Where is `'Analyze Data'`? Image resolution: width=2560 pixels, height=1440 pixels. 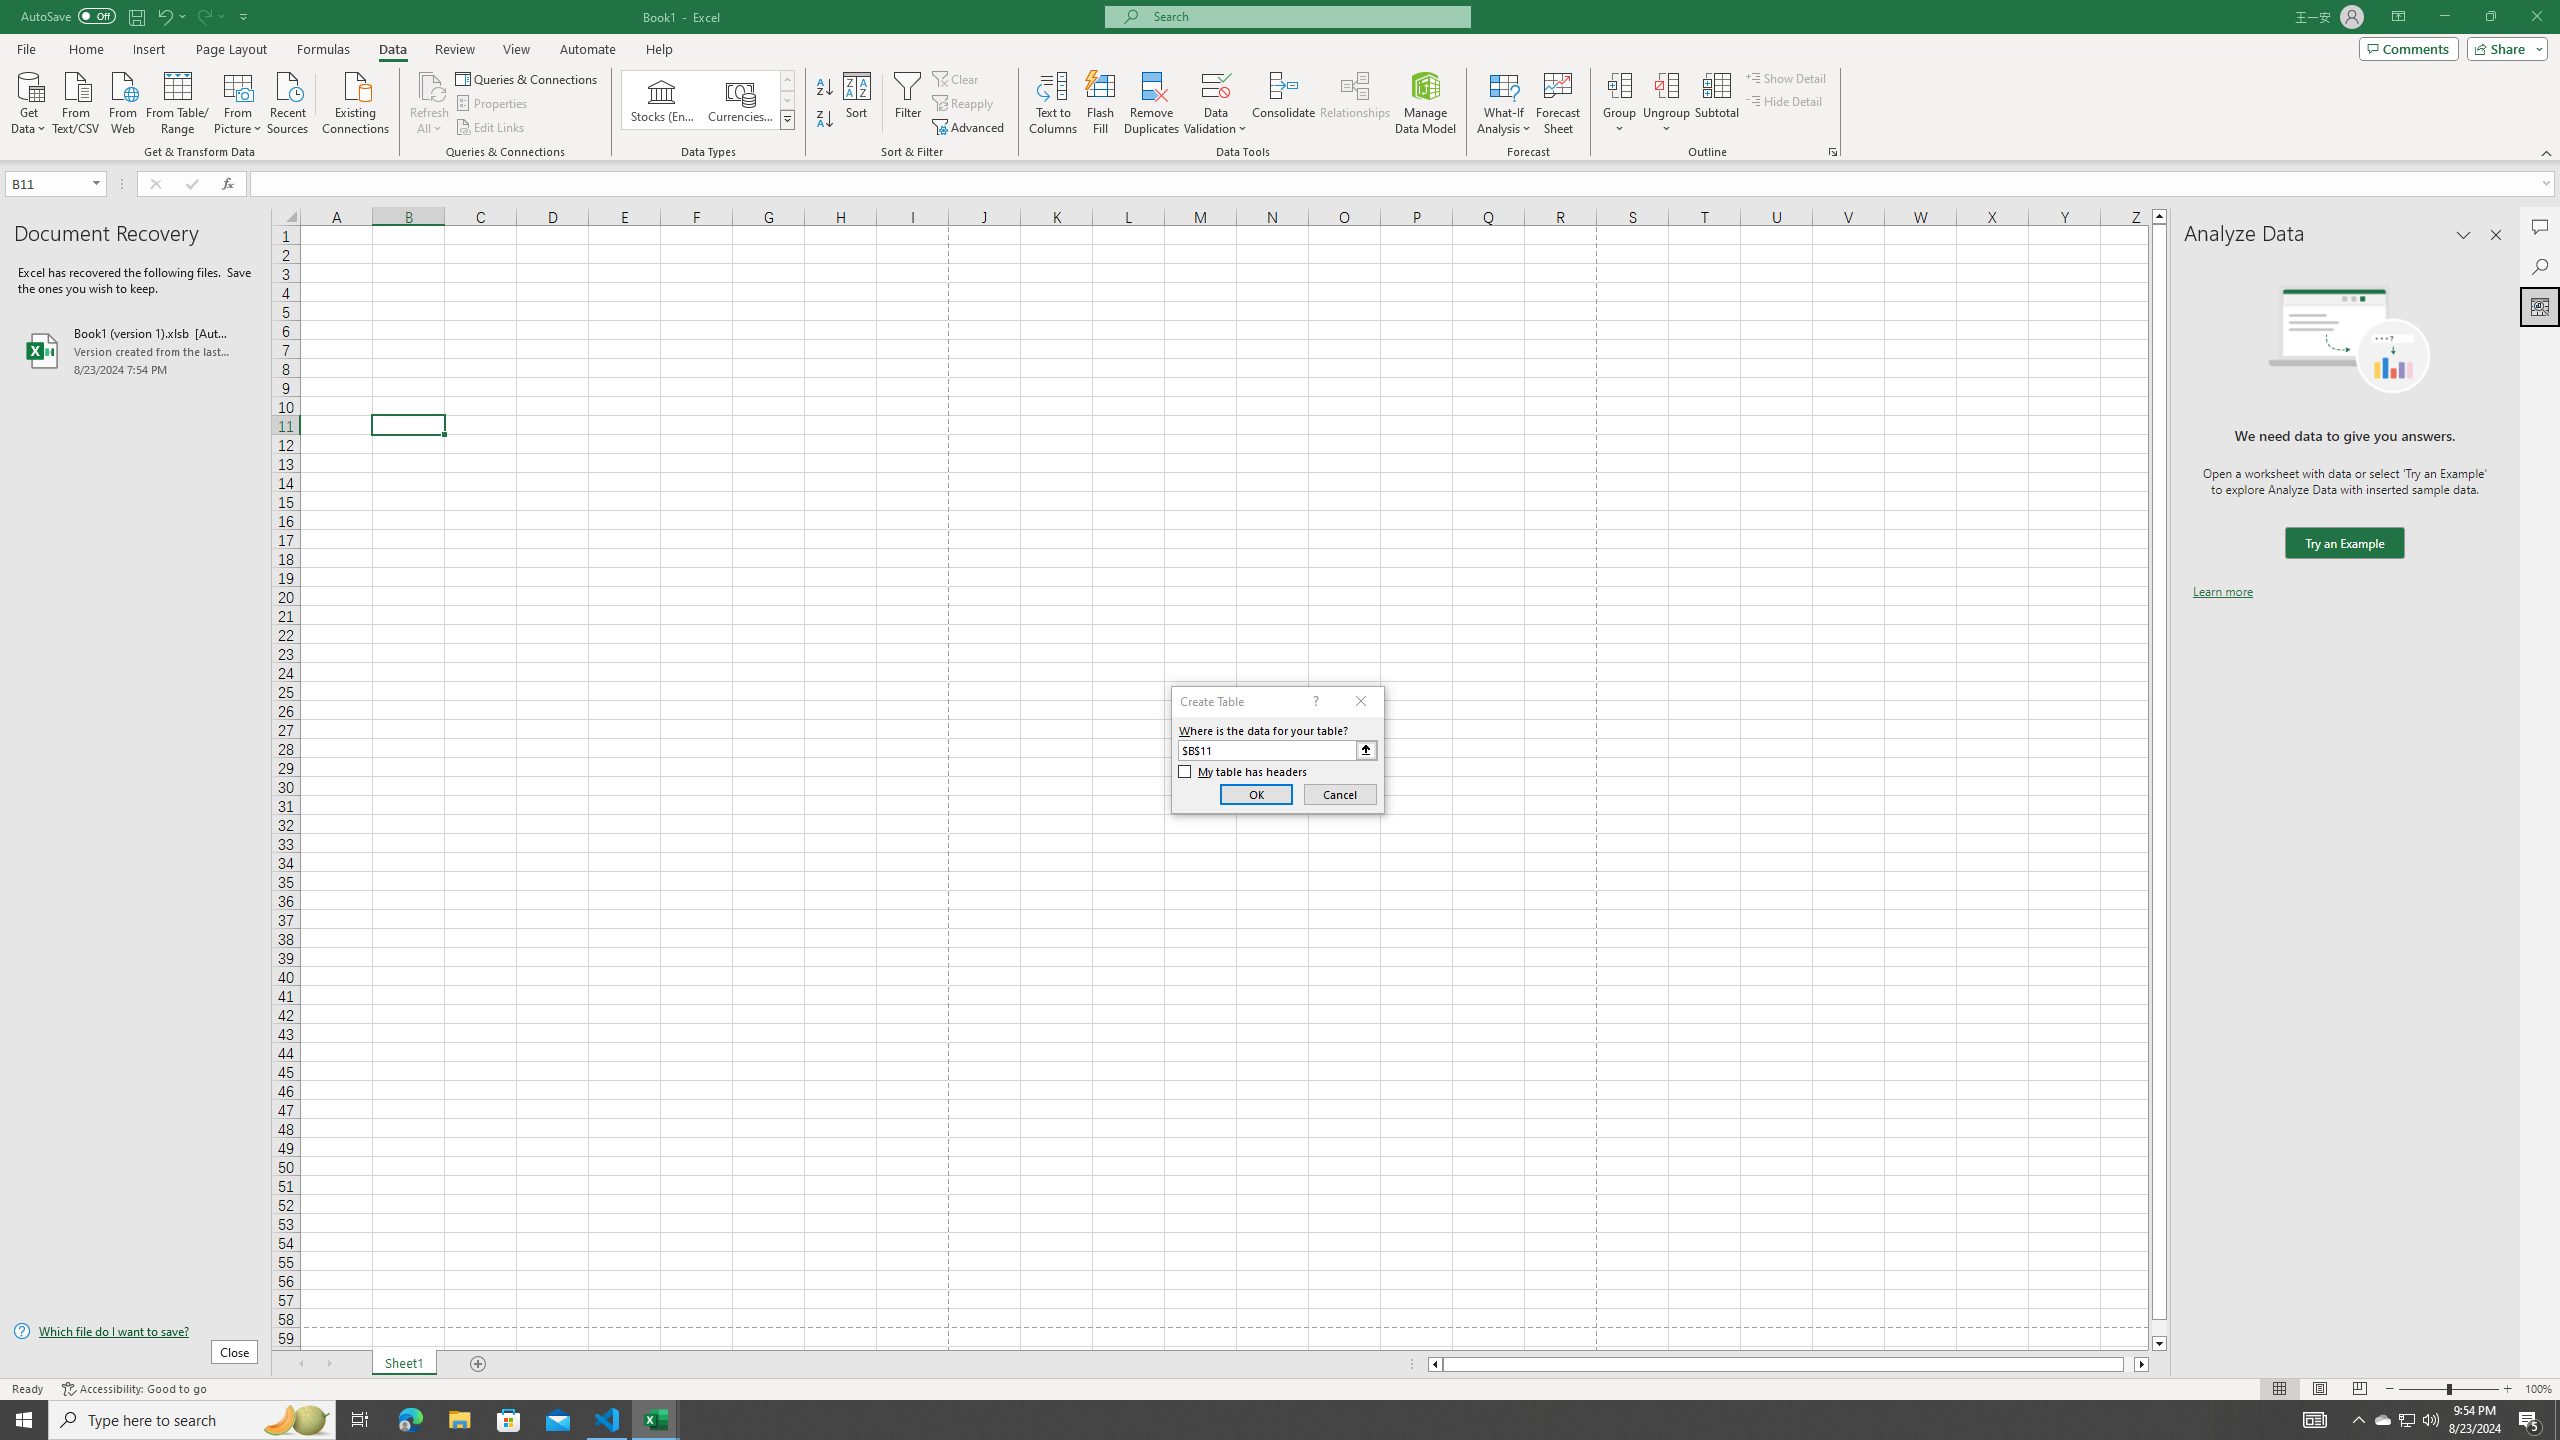
'Analyze Data' is located at coordinates (2539, 306).